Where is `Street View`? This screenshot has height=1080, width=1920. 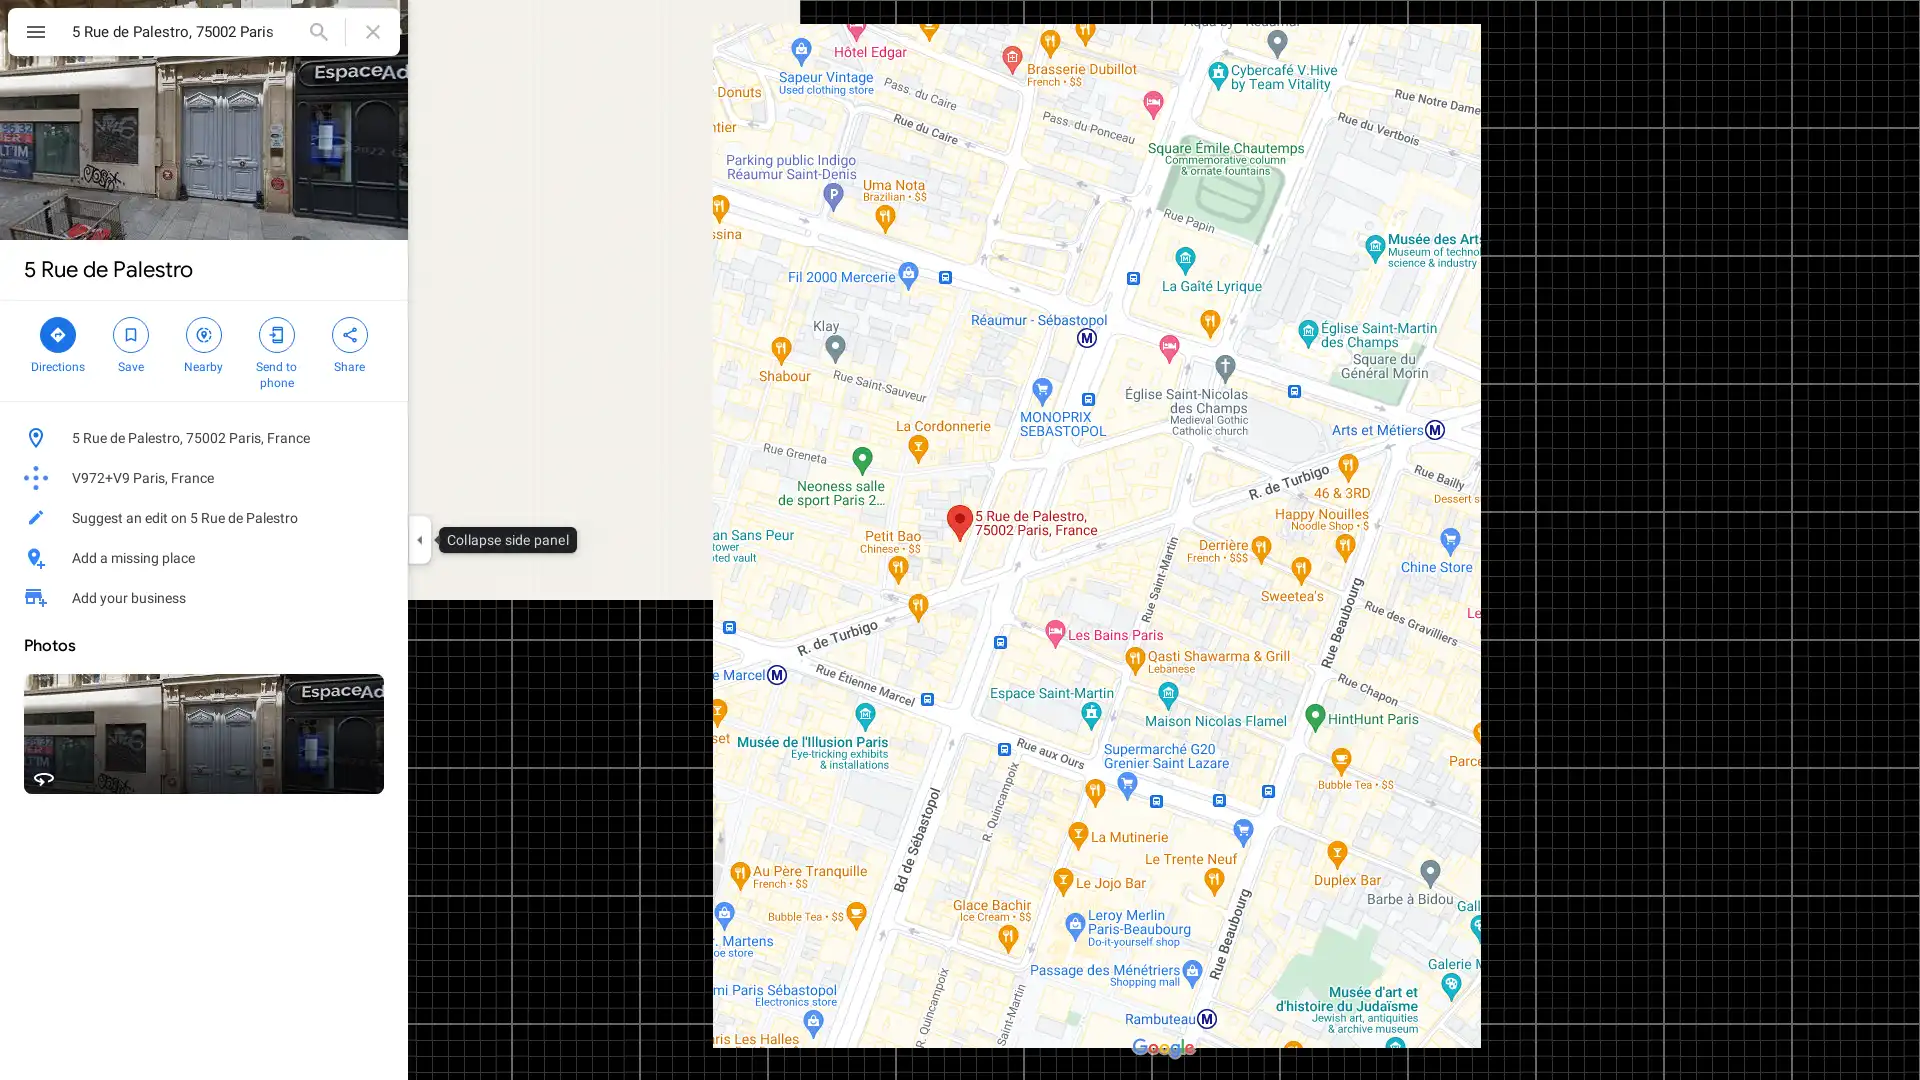
Street View is located at coordinates (204, 733).